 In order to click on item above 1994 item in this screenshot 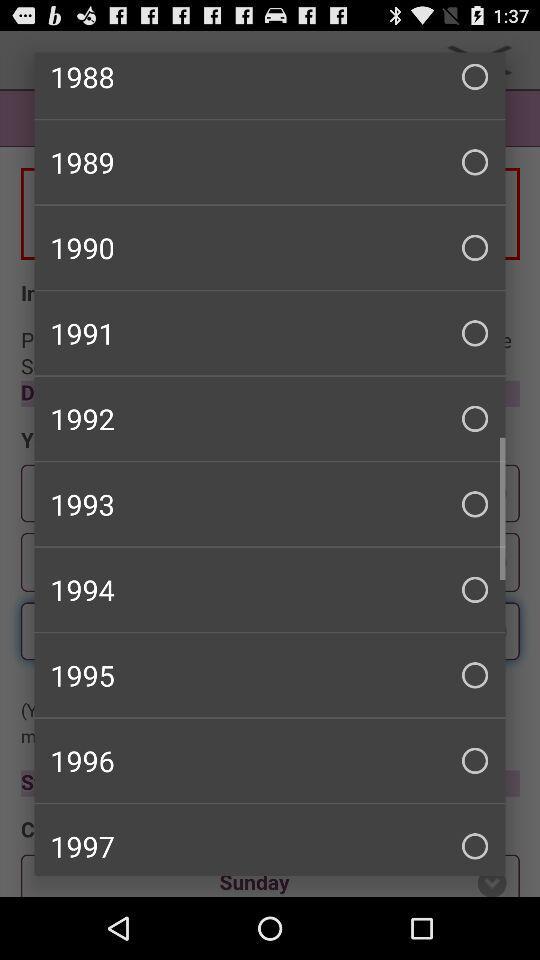, I will do `click(270, 503)`.